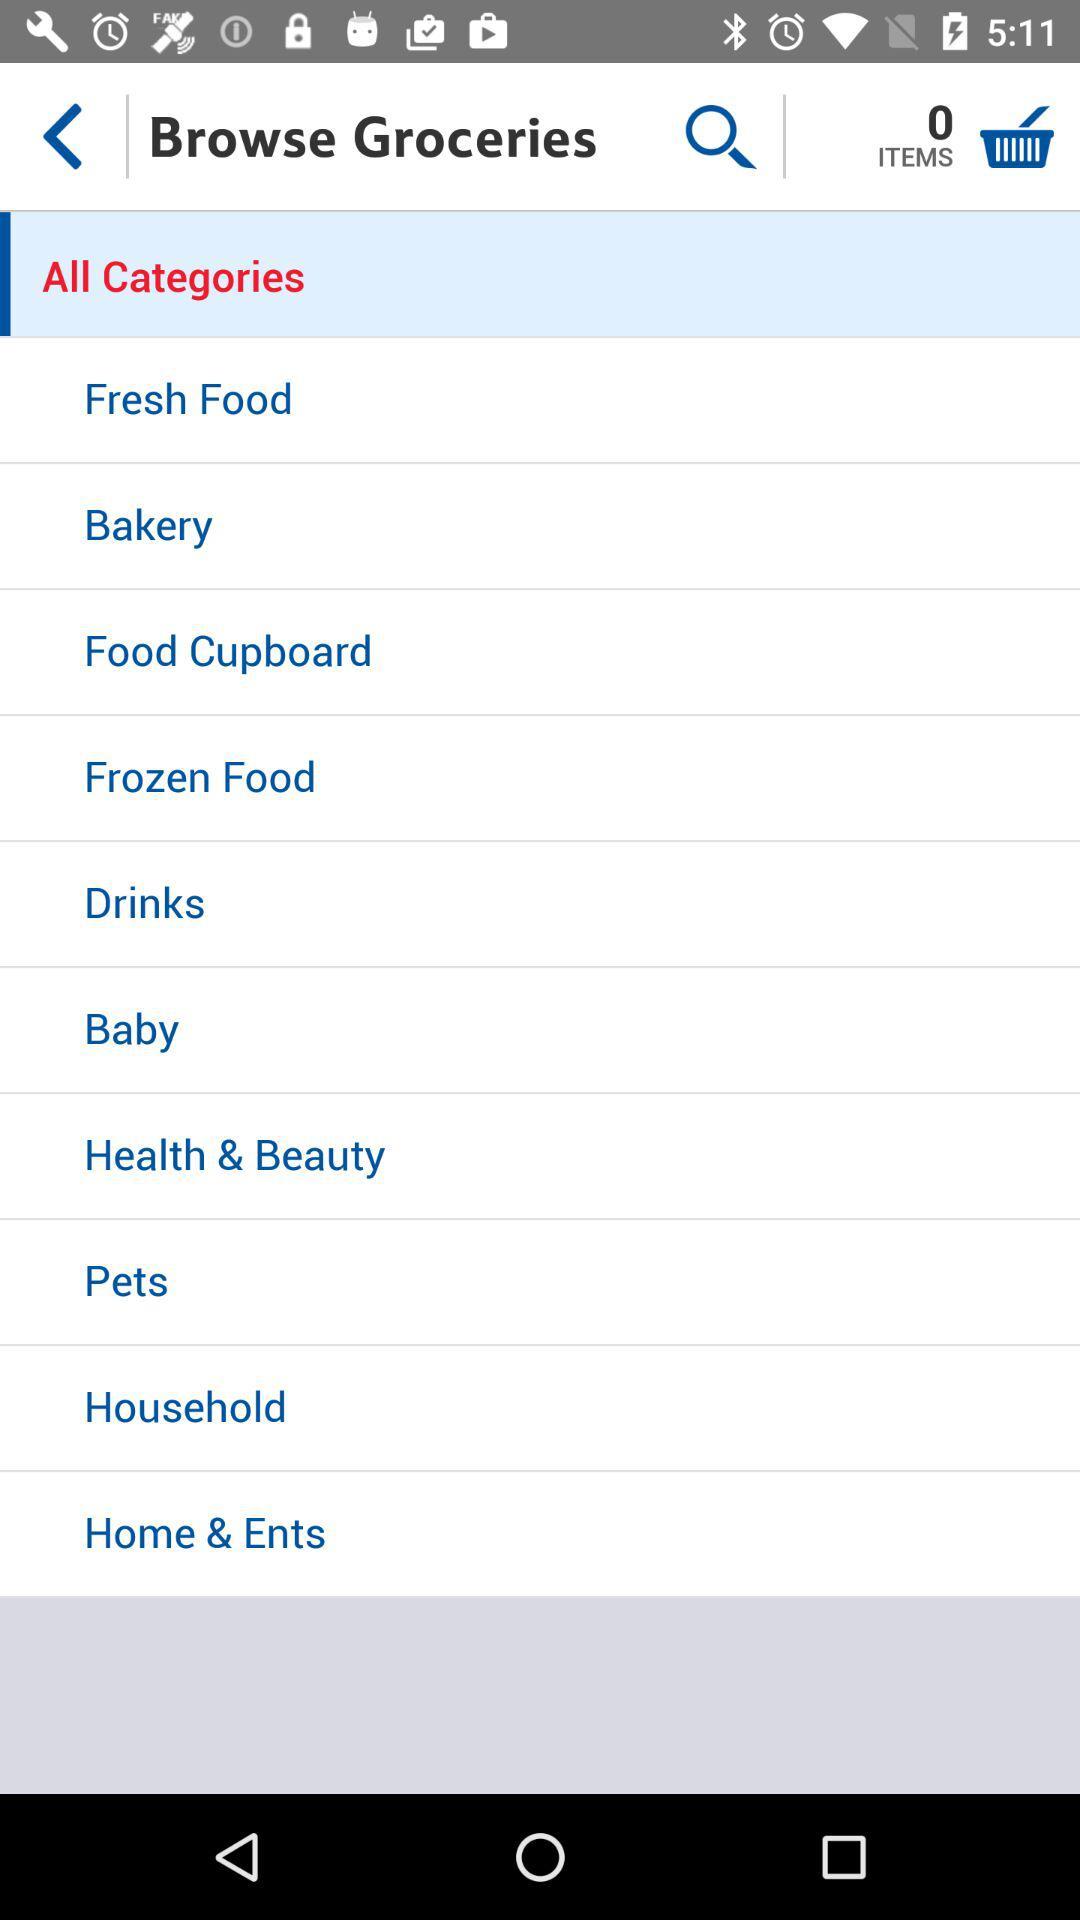 The image size is (1080, 1920). Describe the element at coordinates (540, 1031) in the screenshot. I see `baby` at that location.